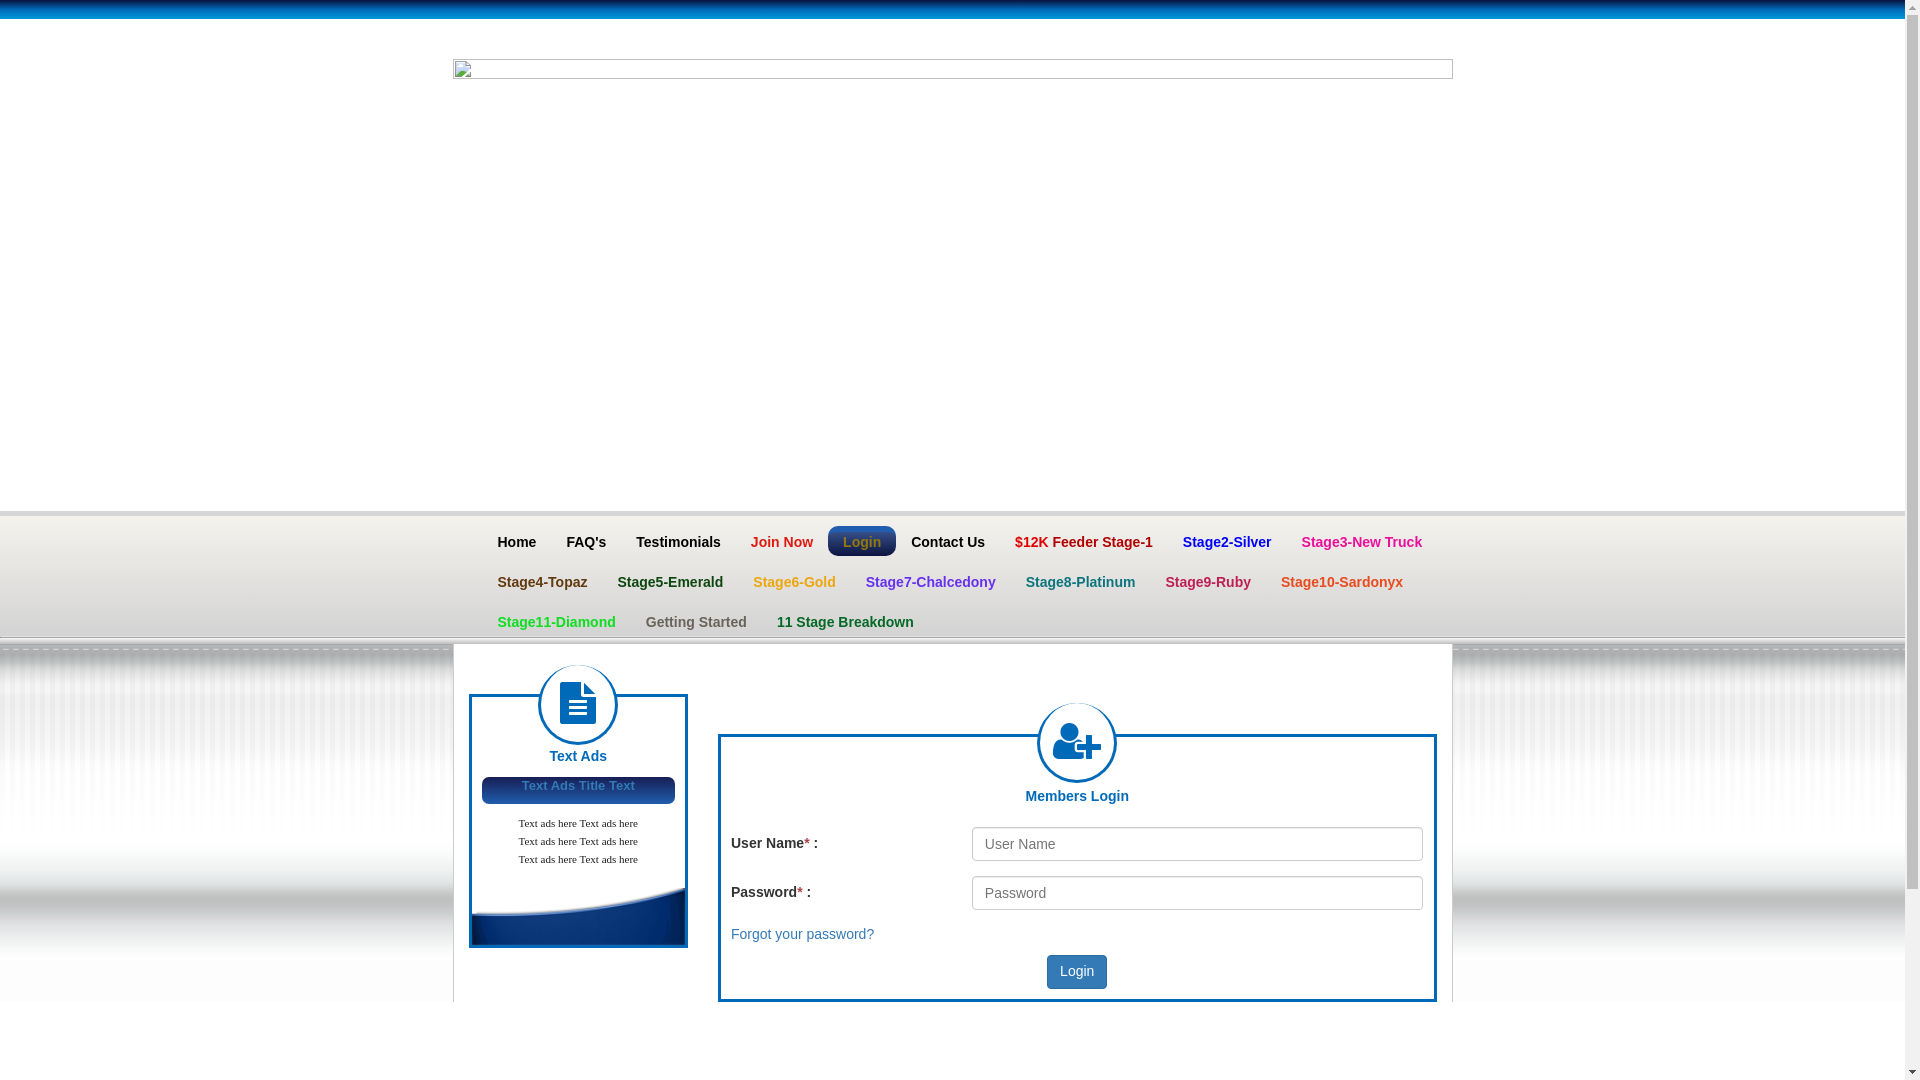 Image resolution: width=1920 pixels, height=1080 pixels. Describe the element at coordinates (696, 620) in the screenshot. I see `'Getting Started'` at that location.